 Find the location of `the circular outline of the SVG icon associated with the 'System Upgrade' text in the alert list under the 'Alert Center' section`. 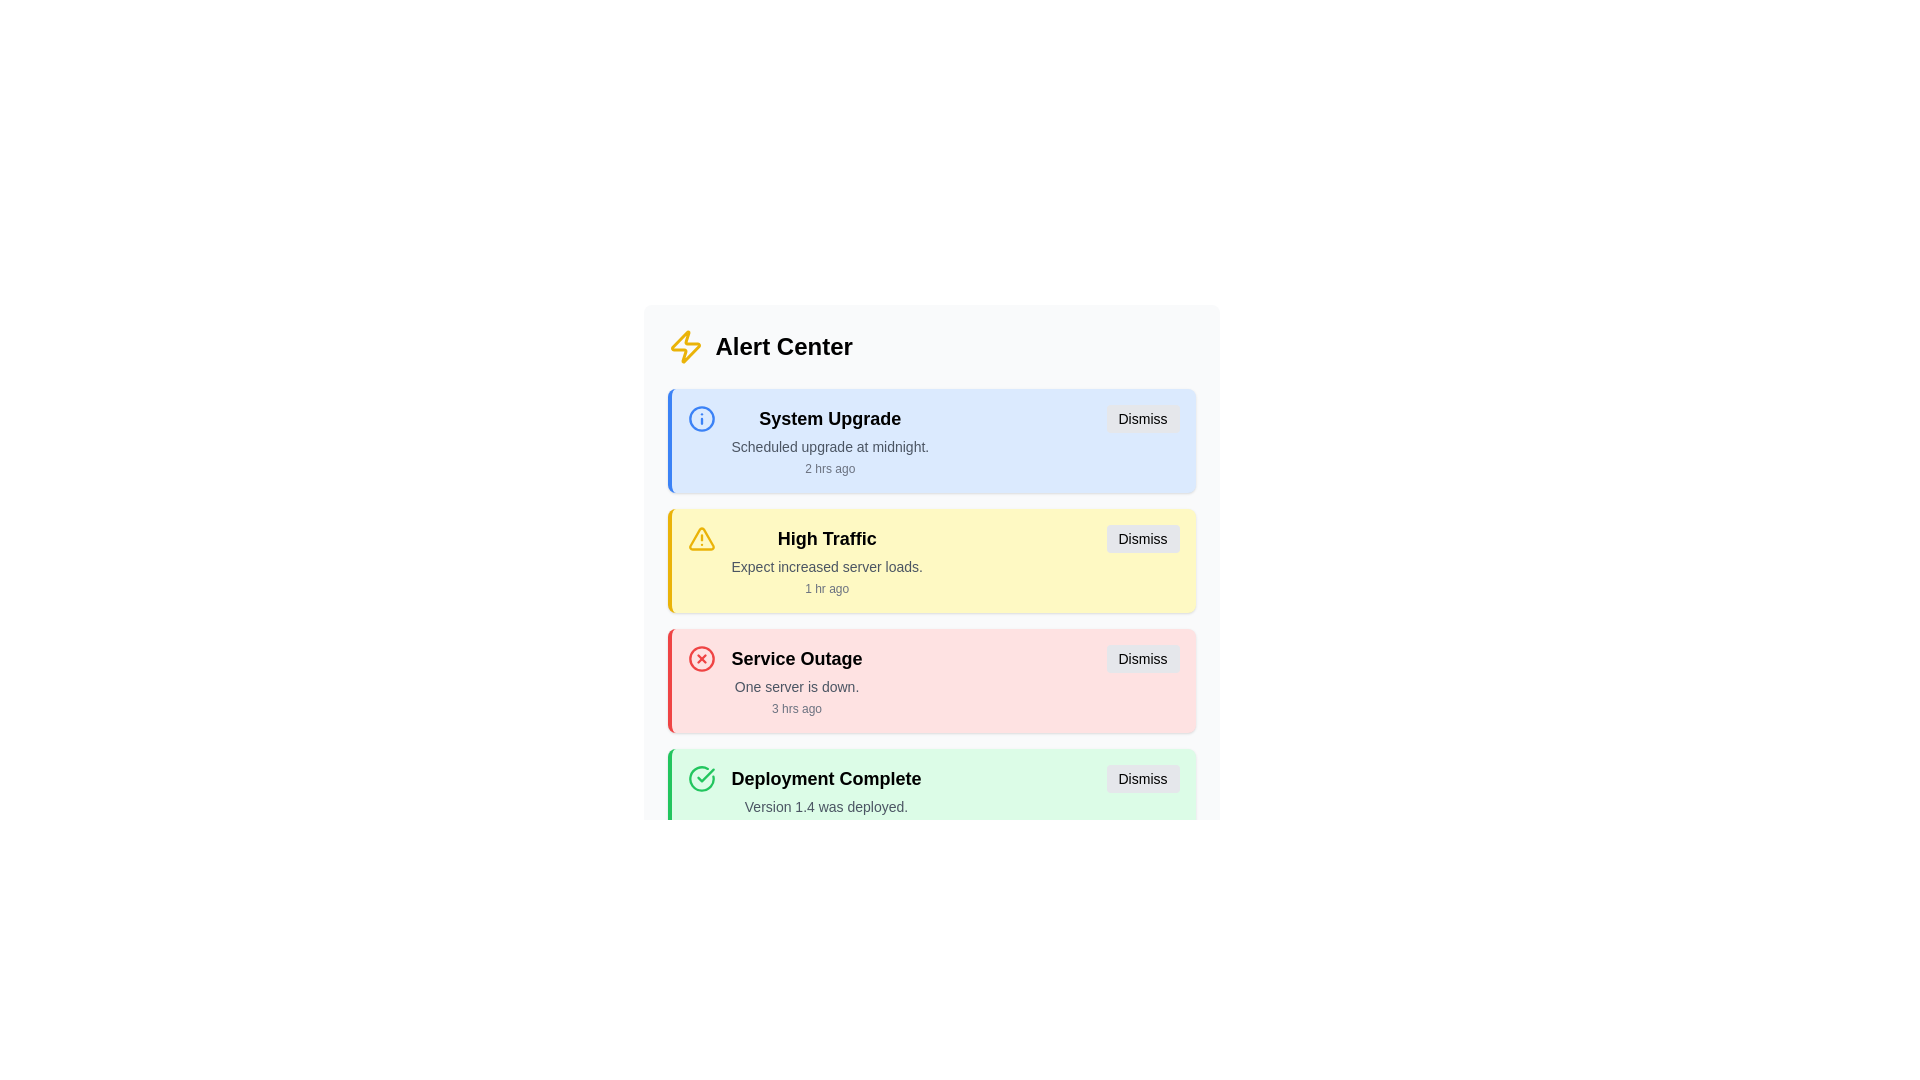

the circular outline of the SVG icon associated with the 'System Upgrade' text in the alert list under the 'Alert Center' section is located at coordinates (701, 418).